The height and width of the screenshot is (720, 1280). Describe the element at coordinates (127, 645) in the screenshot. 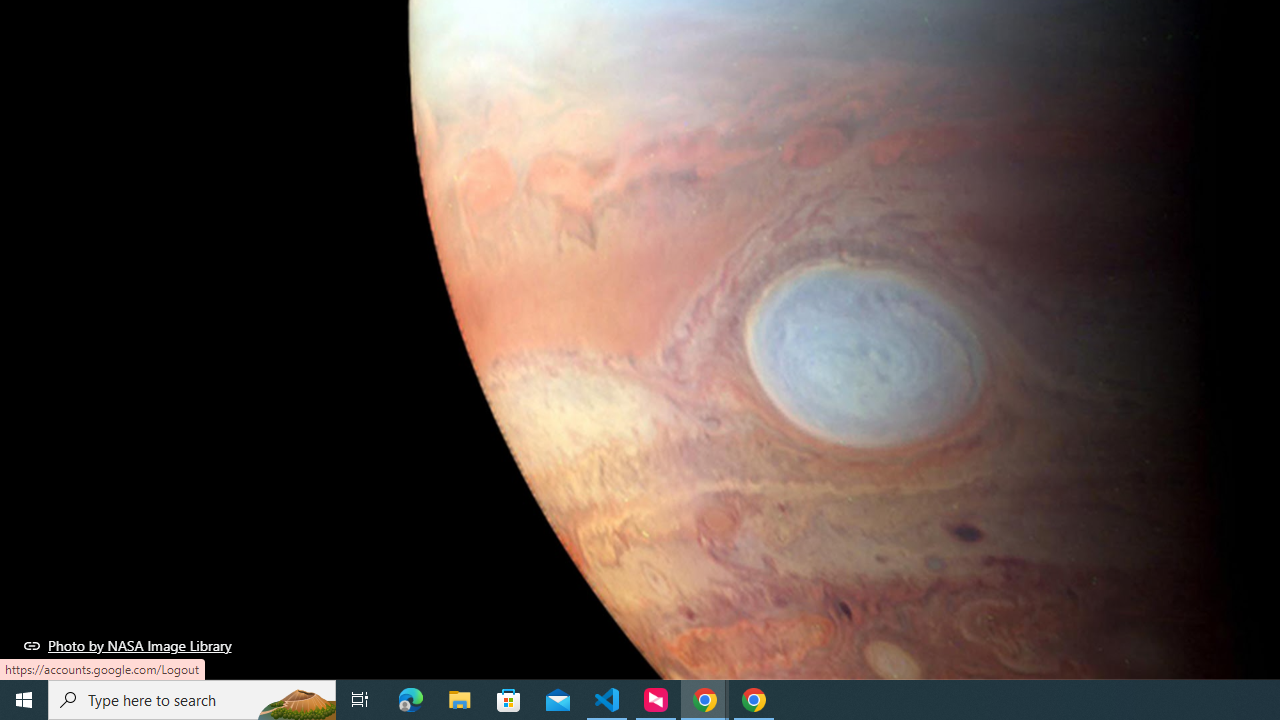

I see `'Photo by NASA Image Library'` at that location.